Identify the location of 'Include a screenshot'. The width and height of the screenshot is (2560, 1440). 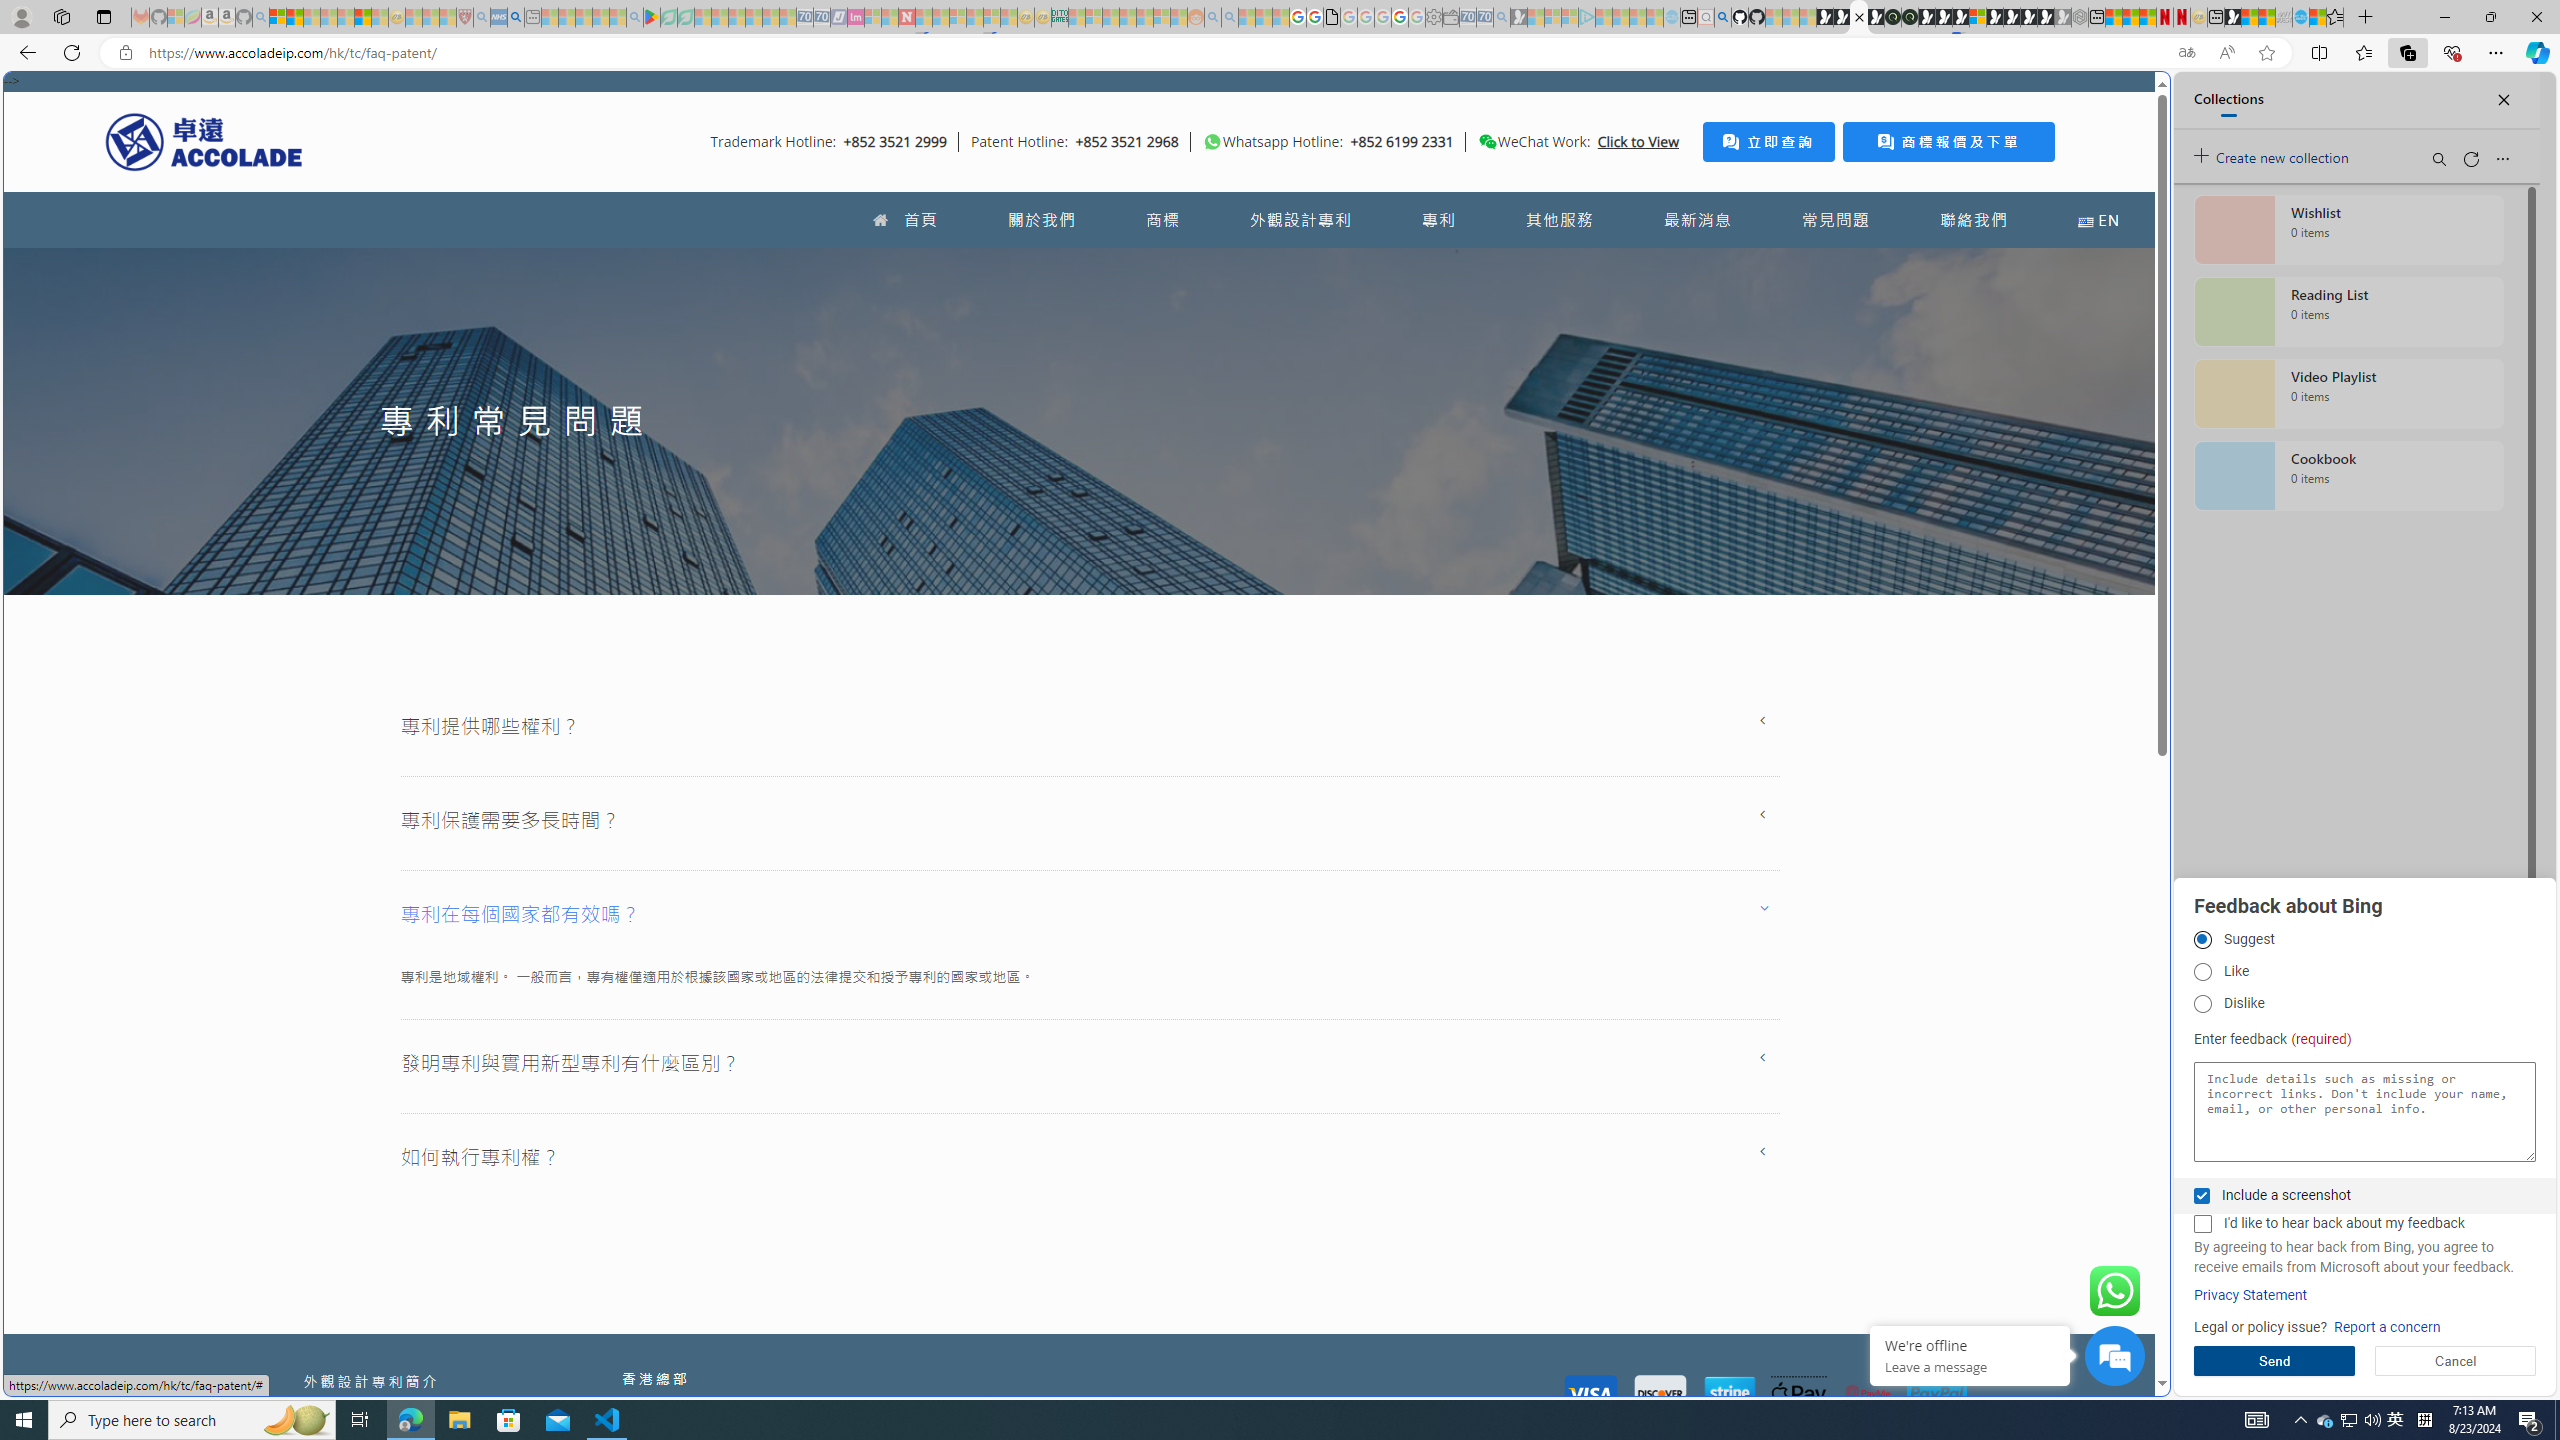
(2201, 1194).